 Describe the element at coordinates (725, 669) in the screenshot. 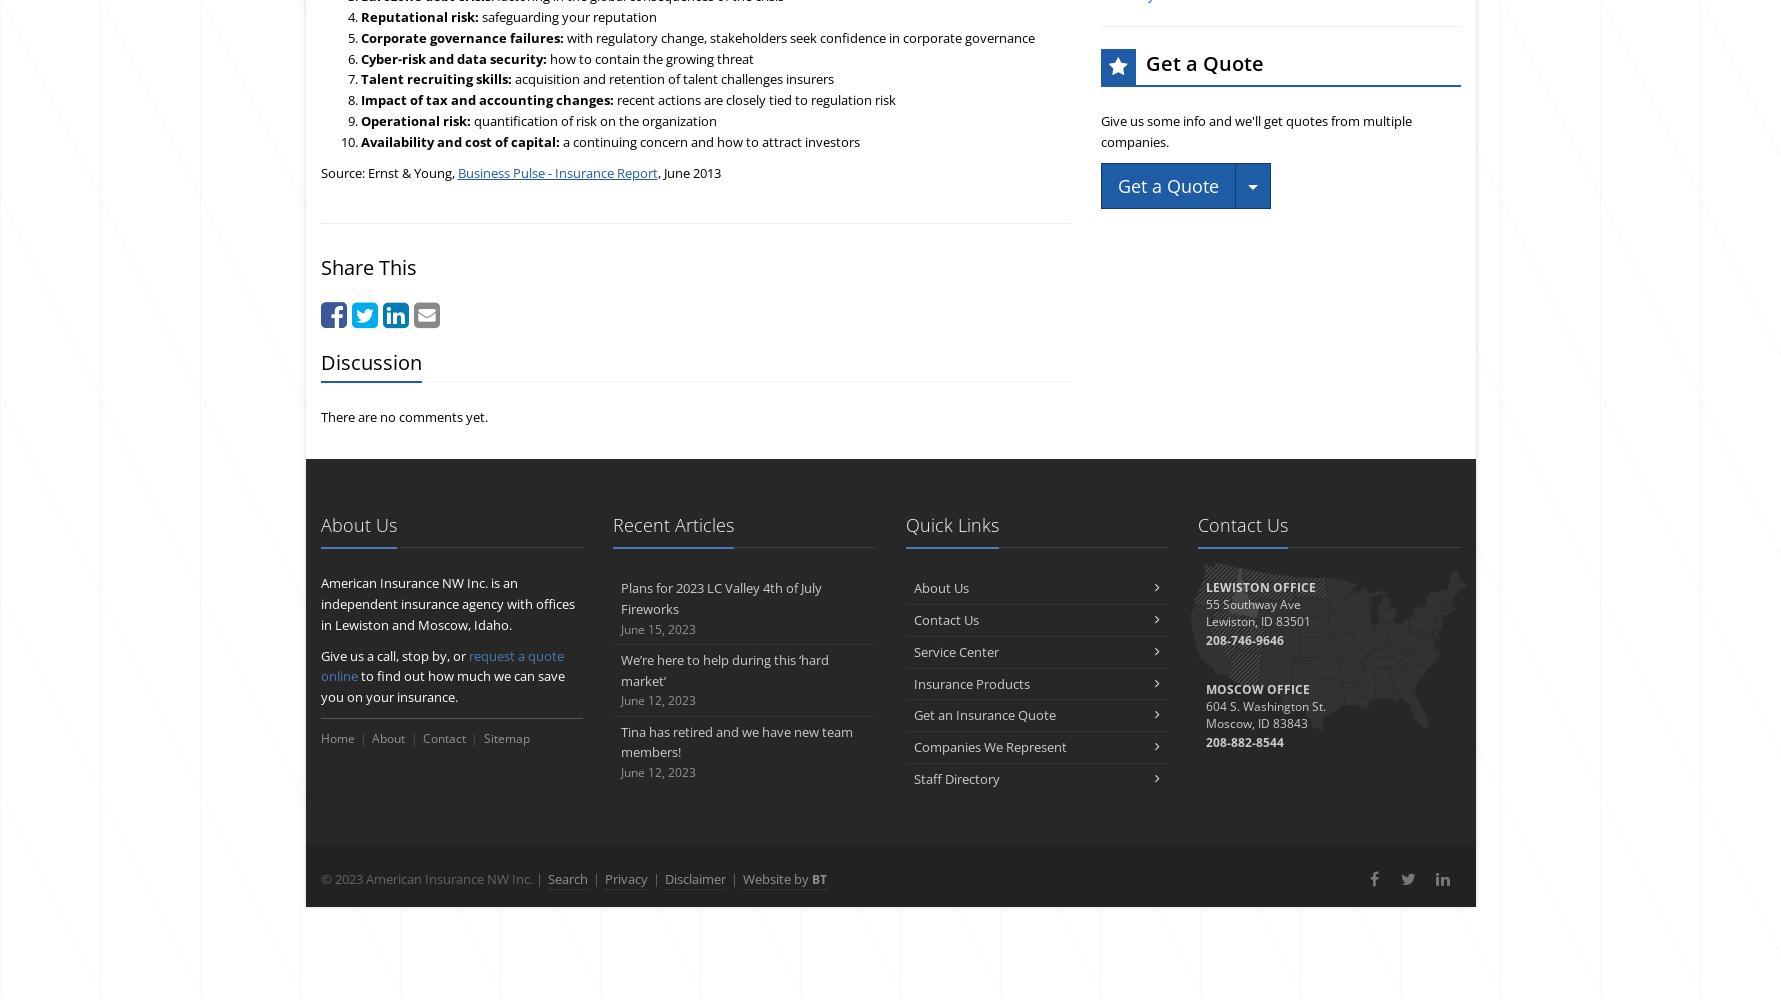

I see `'We’re here to help during this ‘hard market’'` at that location.